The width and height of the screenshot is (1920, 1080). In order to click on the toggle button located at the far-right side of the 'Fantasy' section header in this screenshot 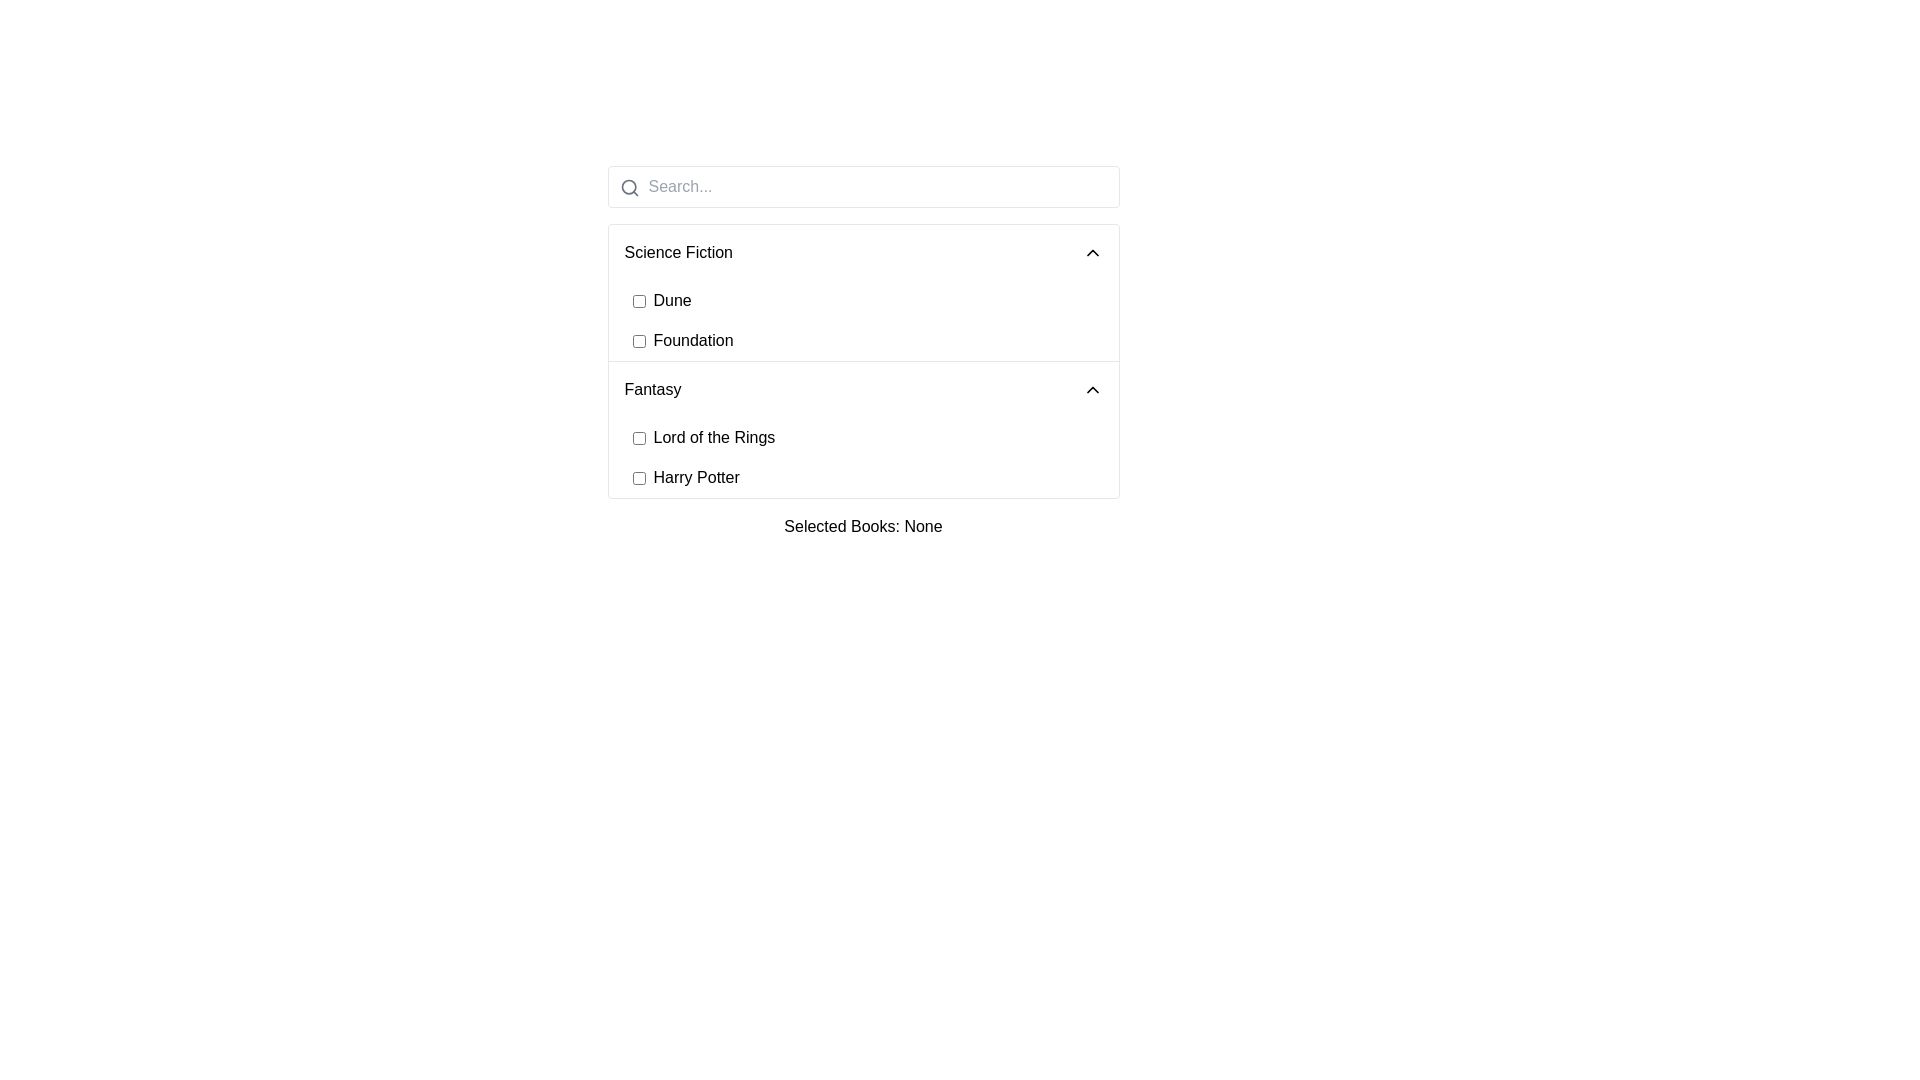, I will do `click(1091, 389)`.